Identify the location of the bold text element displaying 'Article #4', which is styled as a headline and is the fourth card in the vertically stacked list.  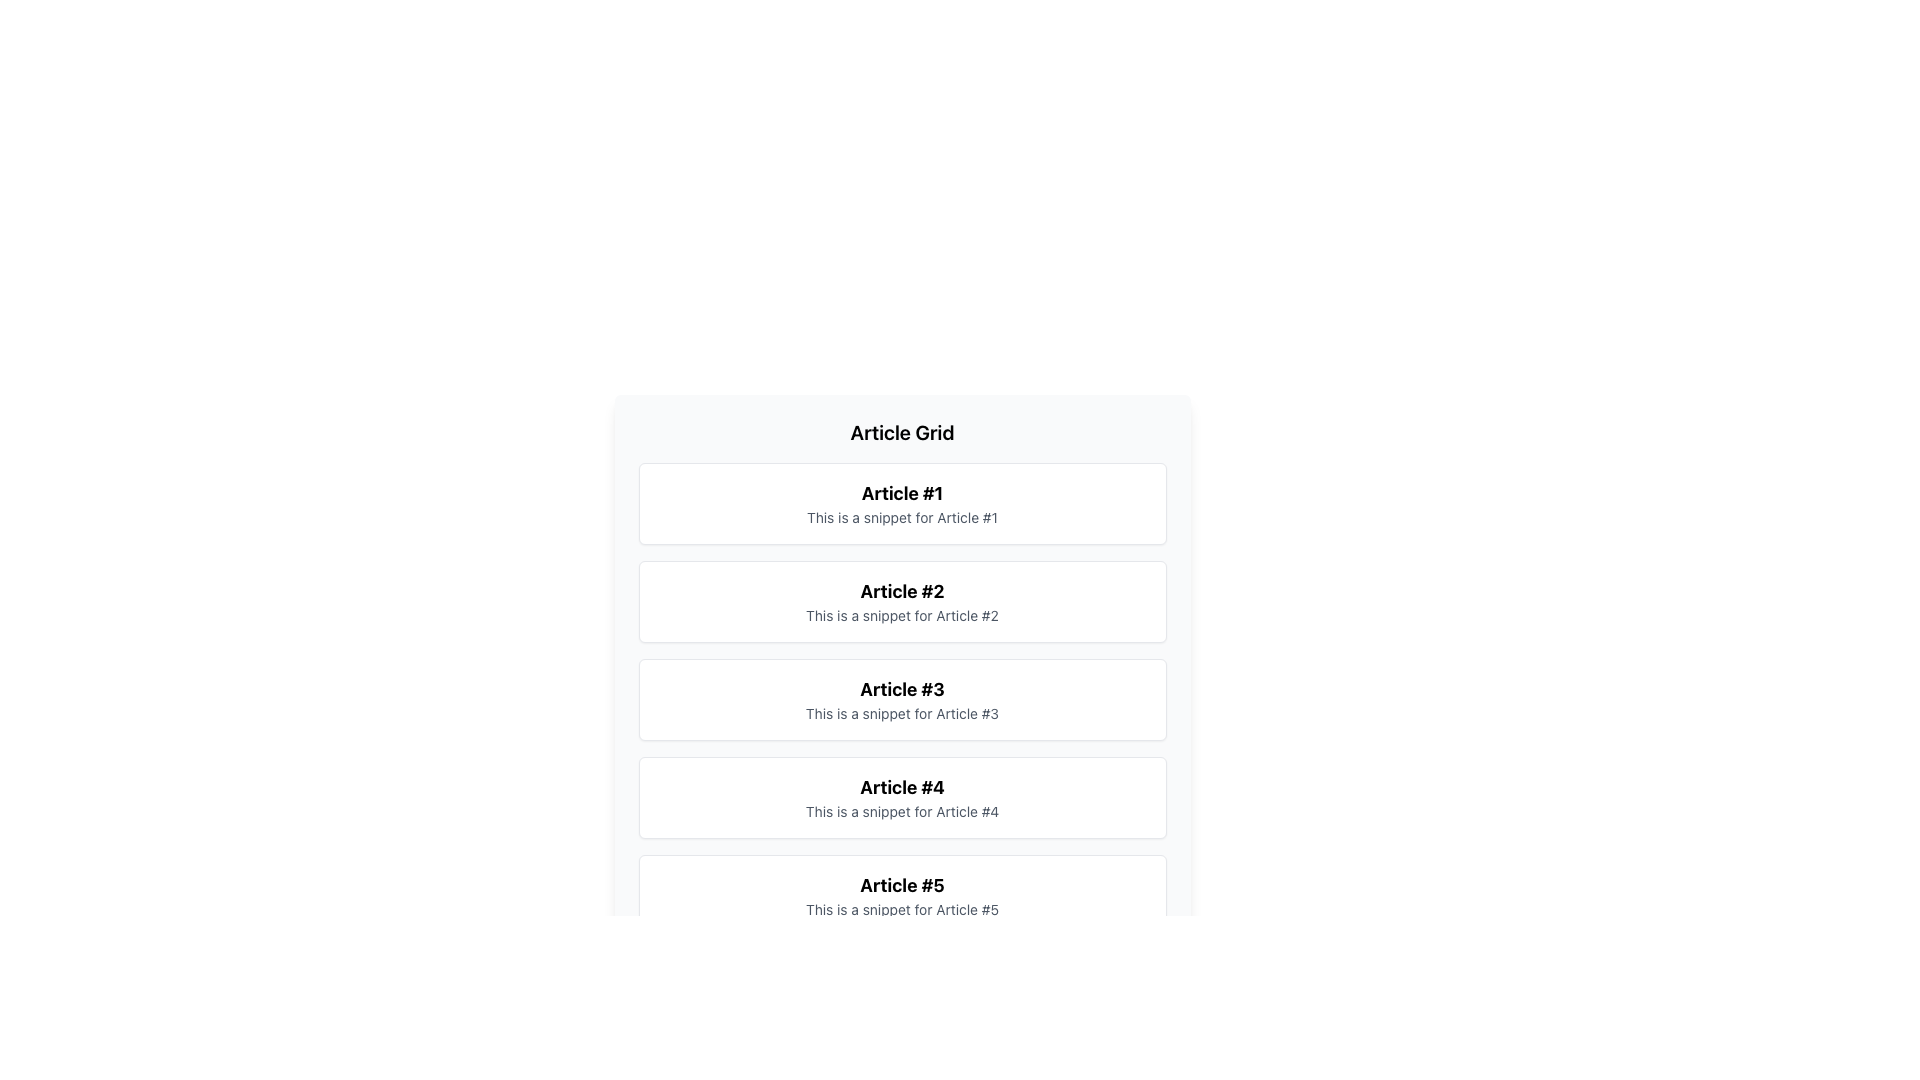
(901, 786).